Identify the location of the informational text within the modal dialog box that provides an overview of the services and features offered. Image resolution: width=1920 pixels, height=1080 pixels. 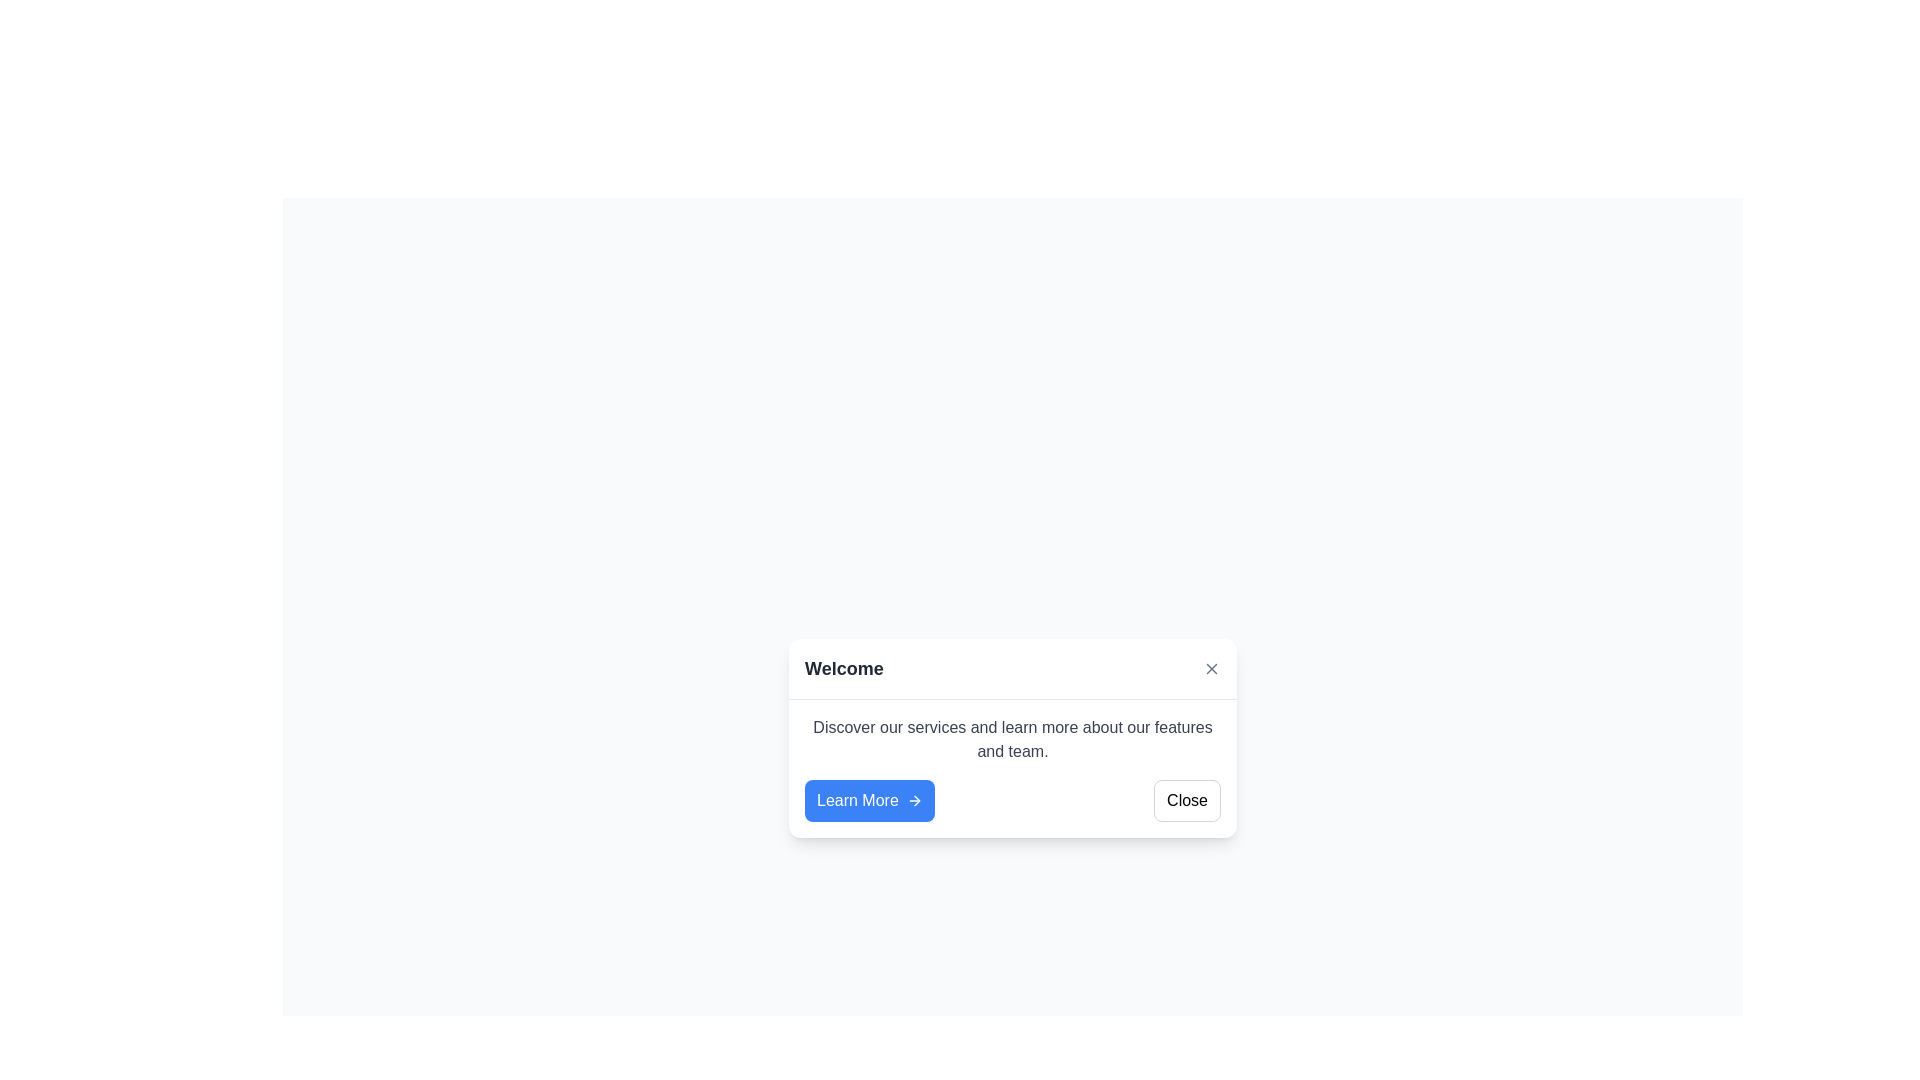
(1012, 739).